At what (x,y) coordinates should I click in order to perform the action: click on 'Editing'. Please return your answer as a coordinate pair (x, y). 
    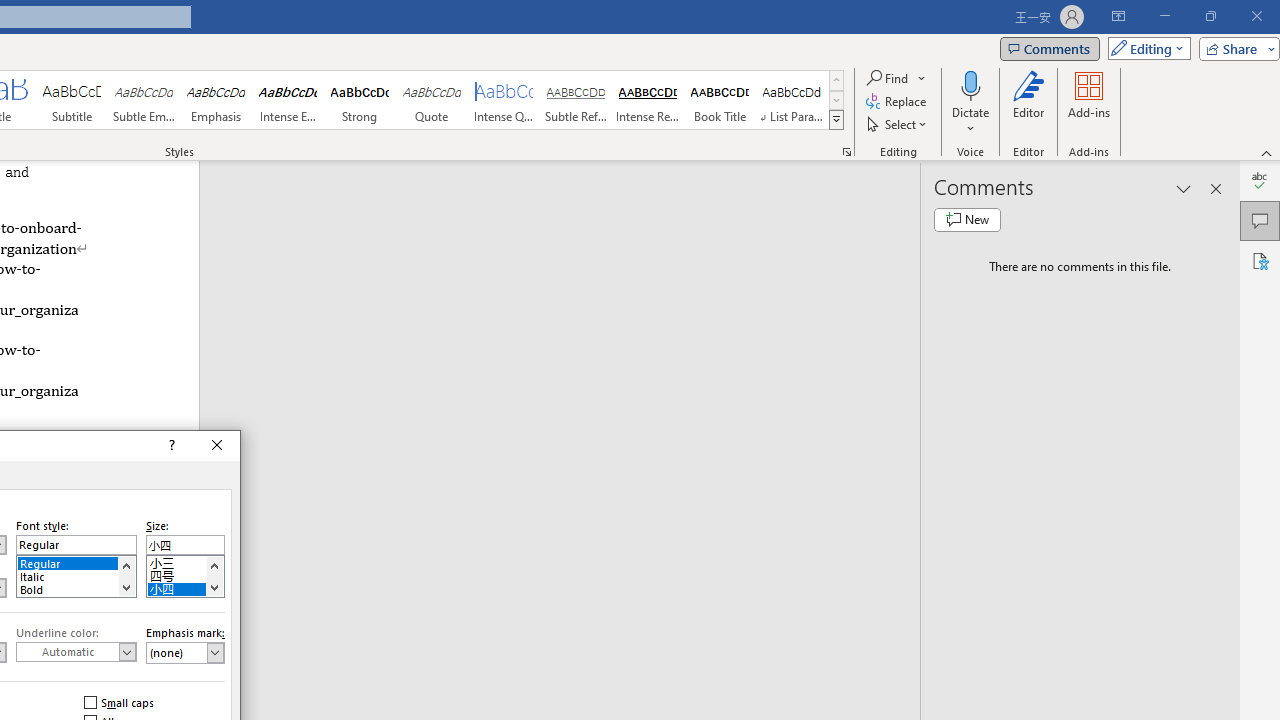
    Looking at the image, I should click on (1144, 47).